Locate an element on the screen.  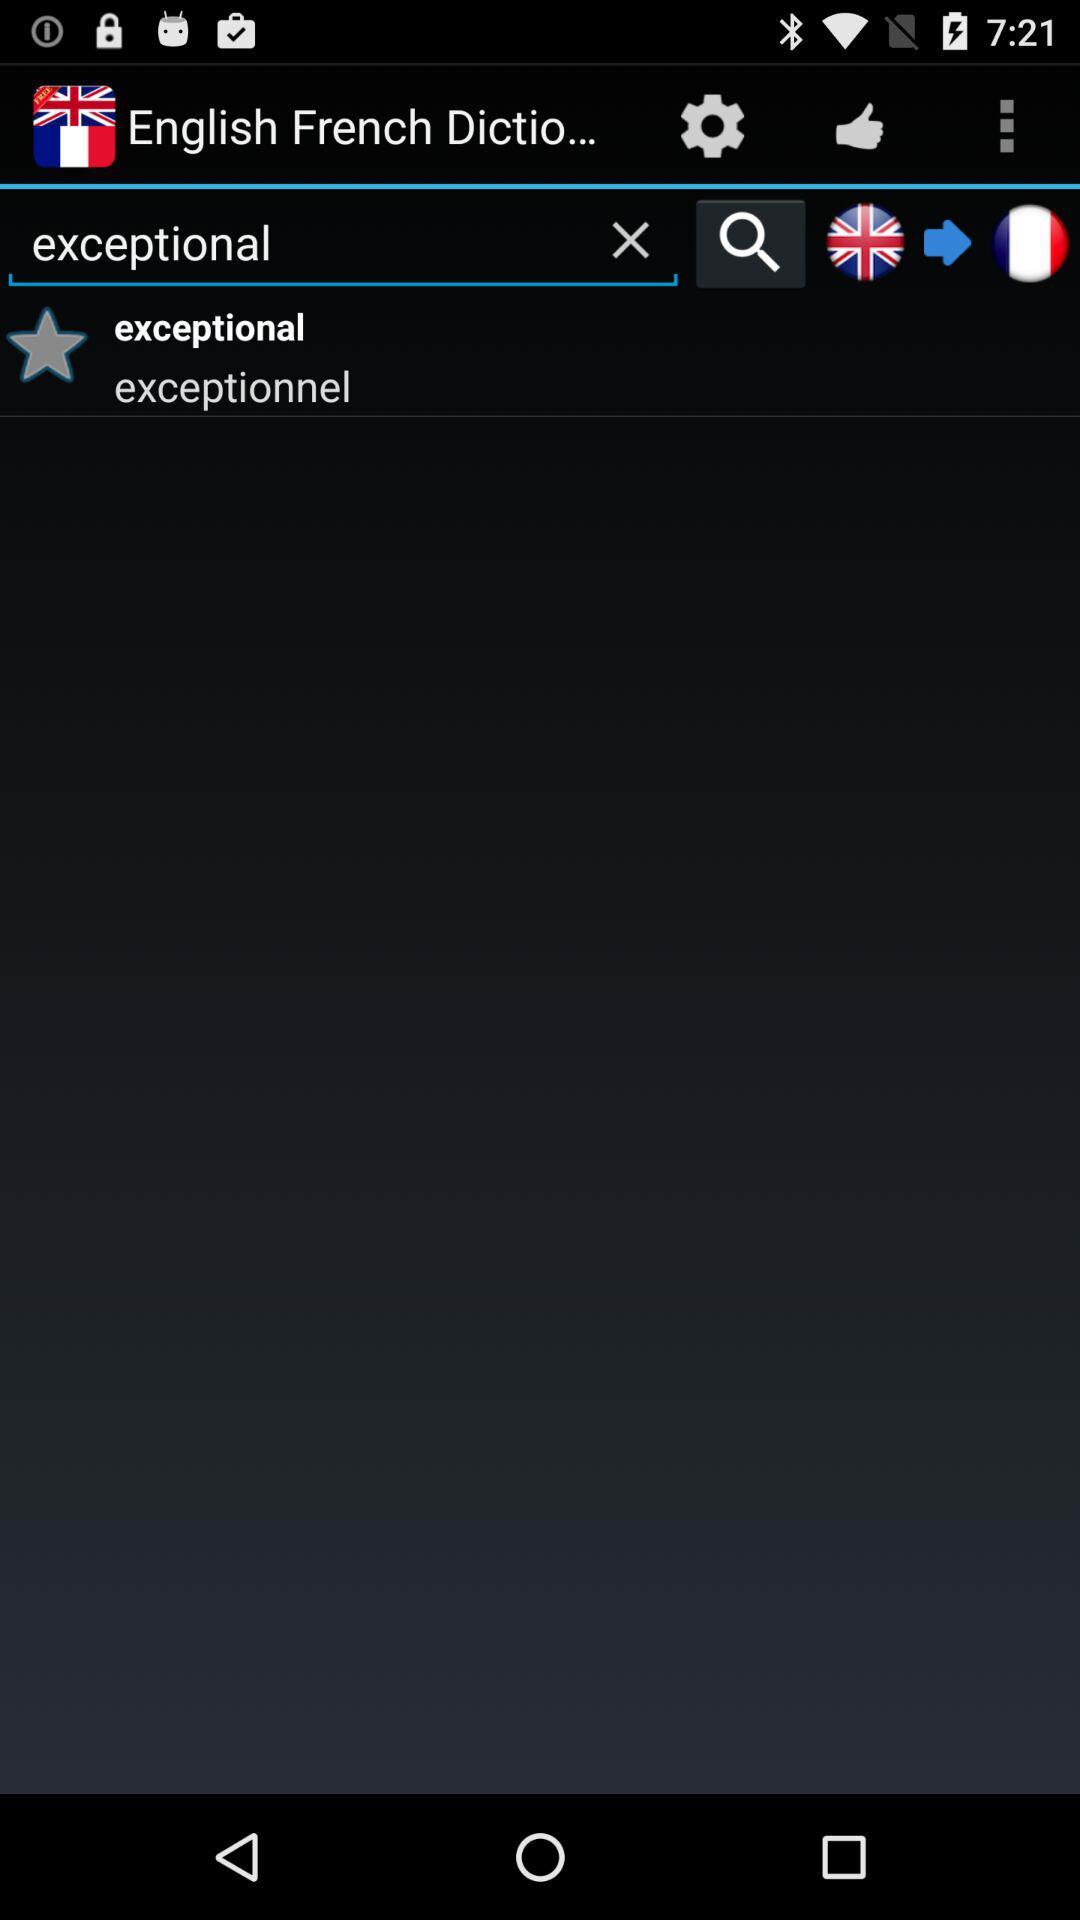
the exceptionnel app is located at coordinates (593, 384).